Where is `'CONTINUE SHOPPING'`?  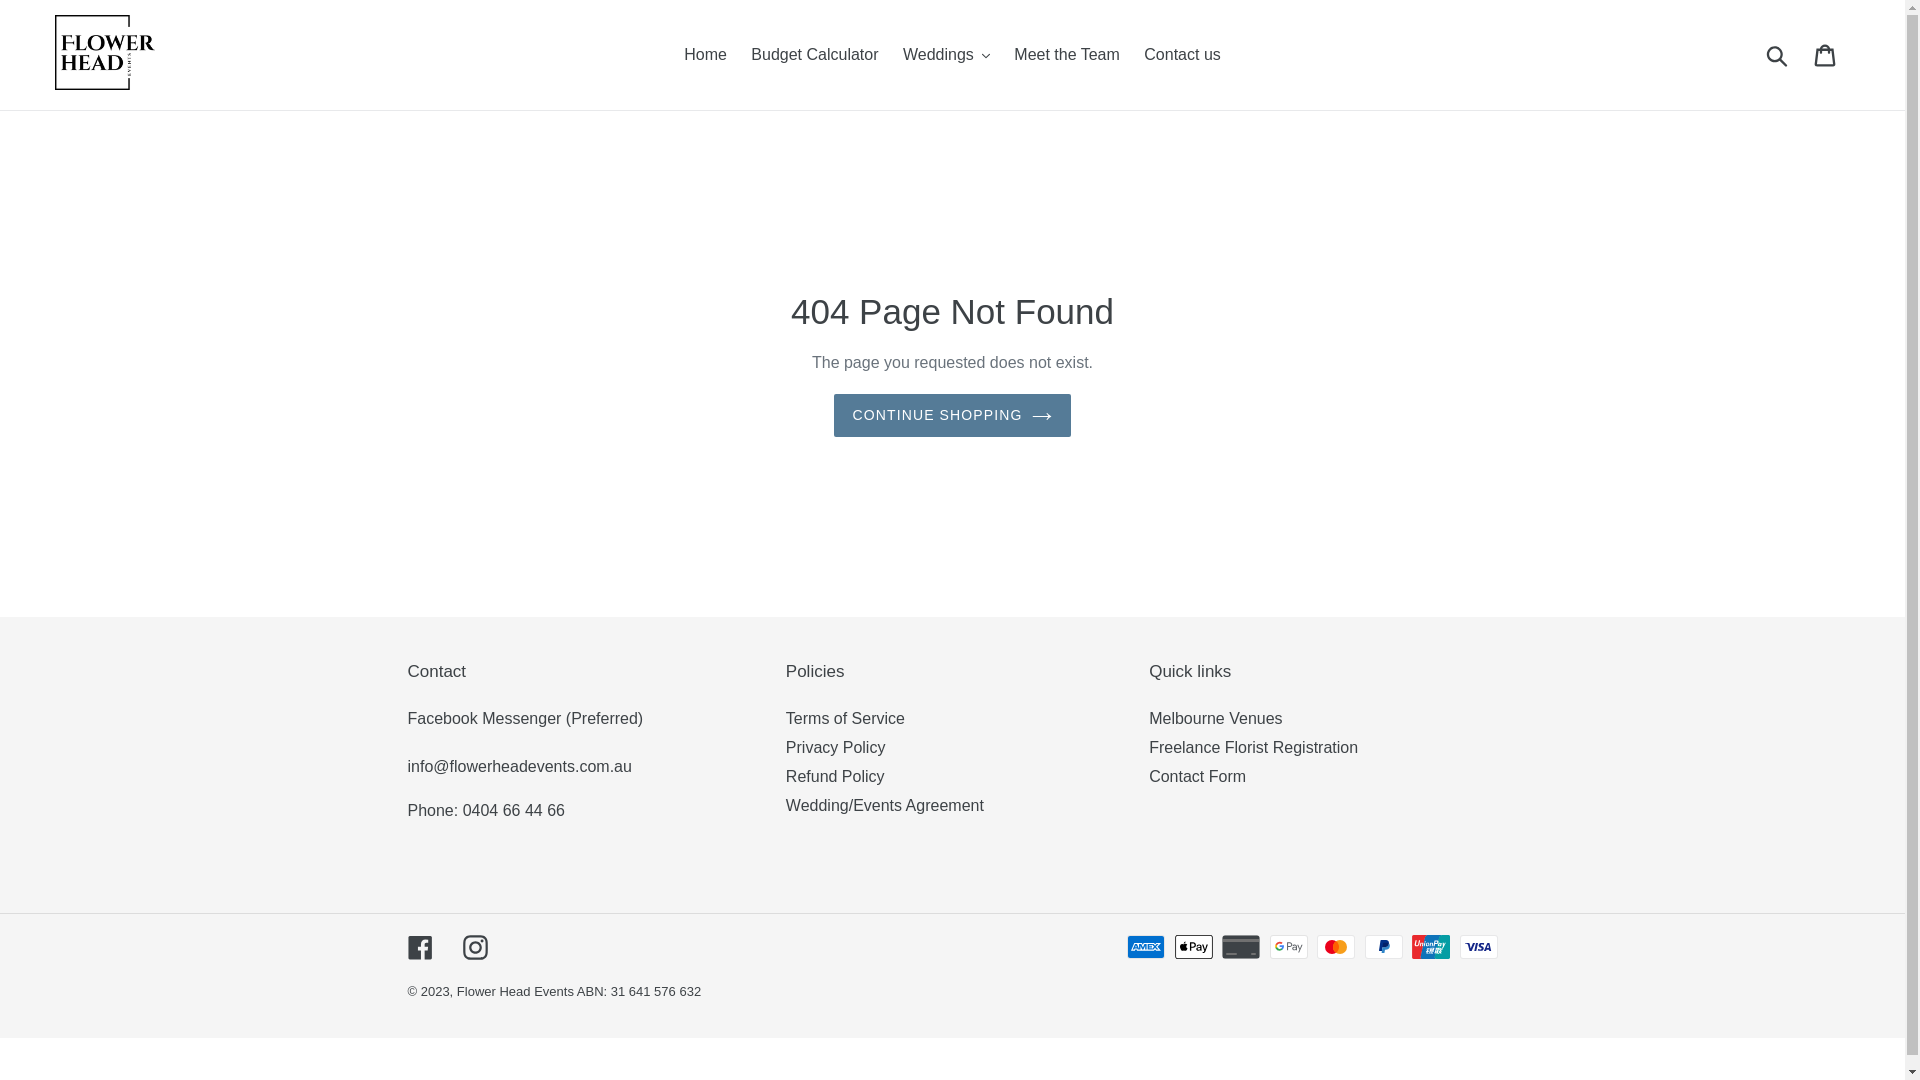 'CONTINUE SHOPPING' is located at coordinates (952, 414).